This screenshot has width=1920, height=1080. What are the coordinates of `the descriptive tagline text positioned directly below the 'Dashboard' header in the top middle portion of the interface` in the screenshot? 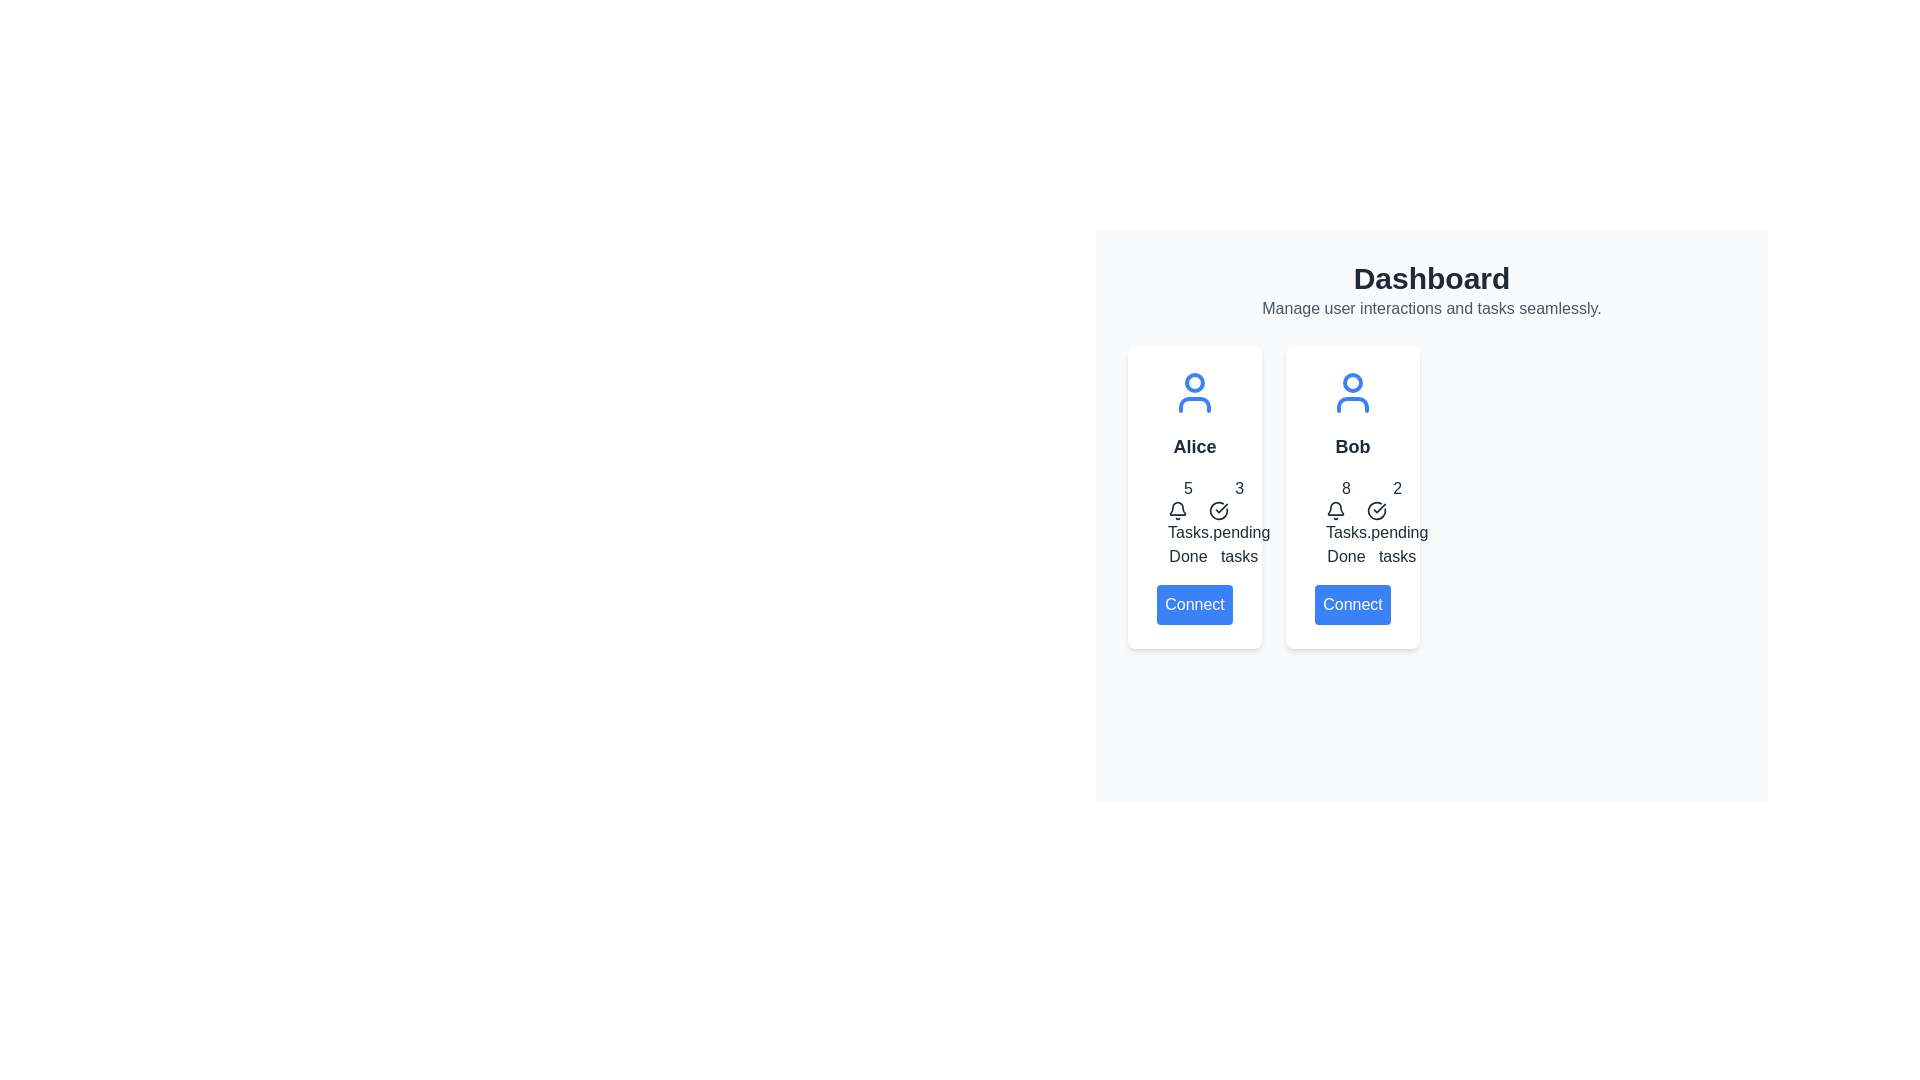 It's located at (1430, 308).